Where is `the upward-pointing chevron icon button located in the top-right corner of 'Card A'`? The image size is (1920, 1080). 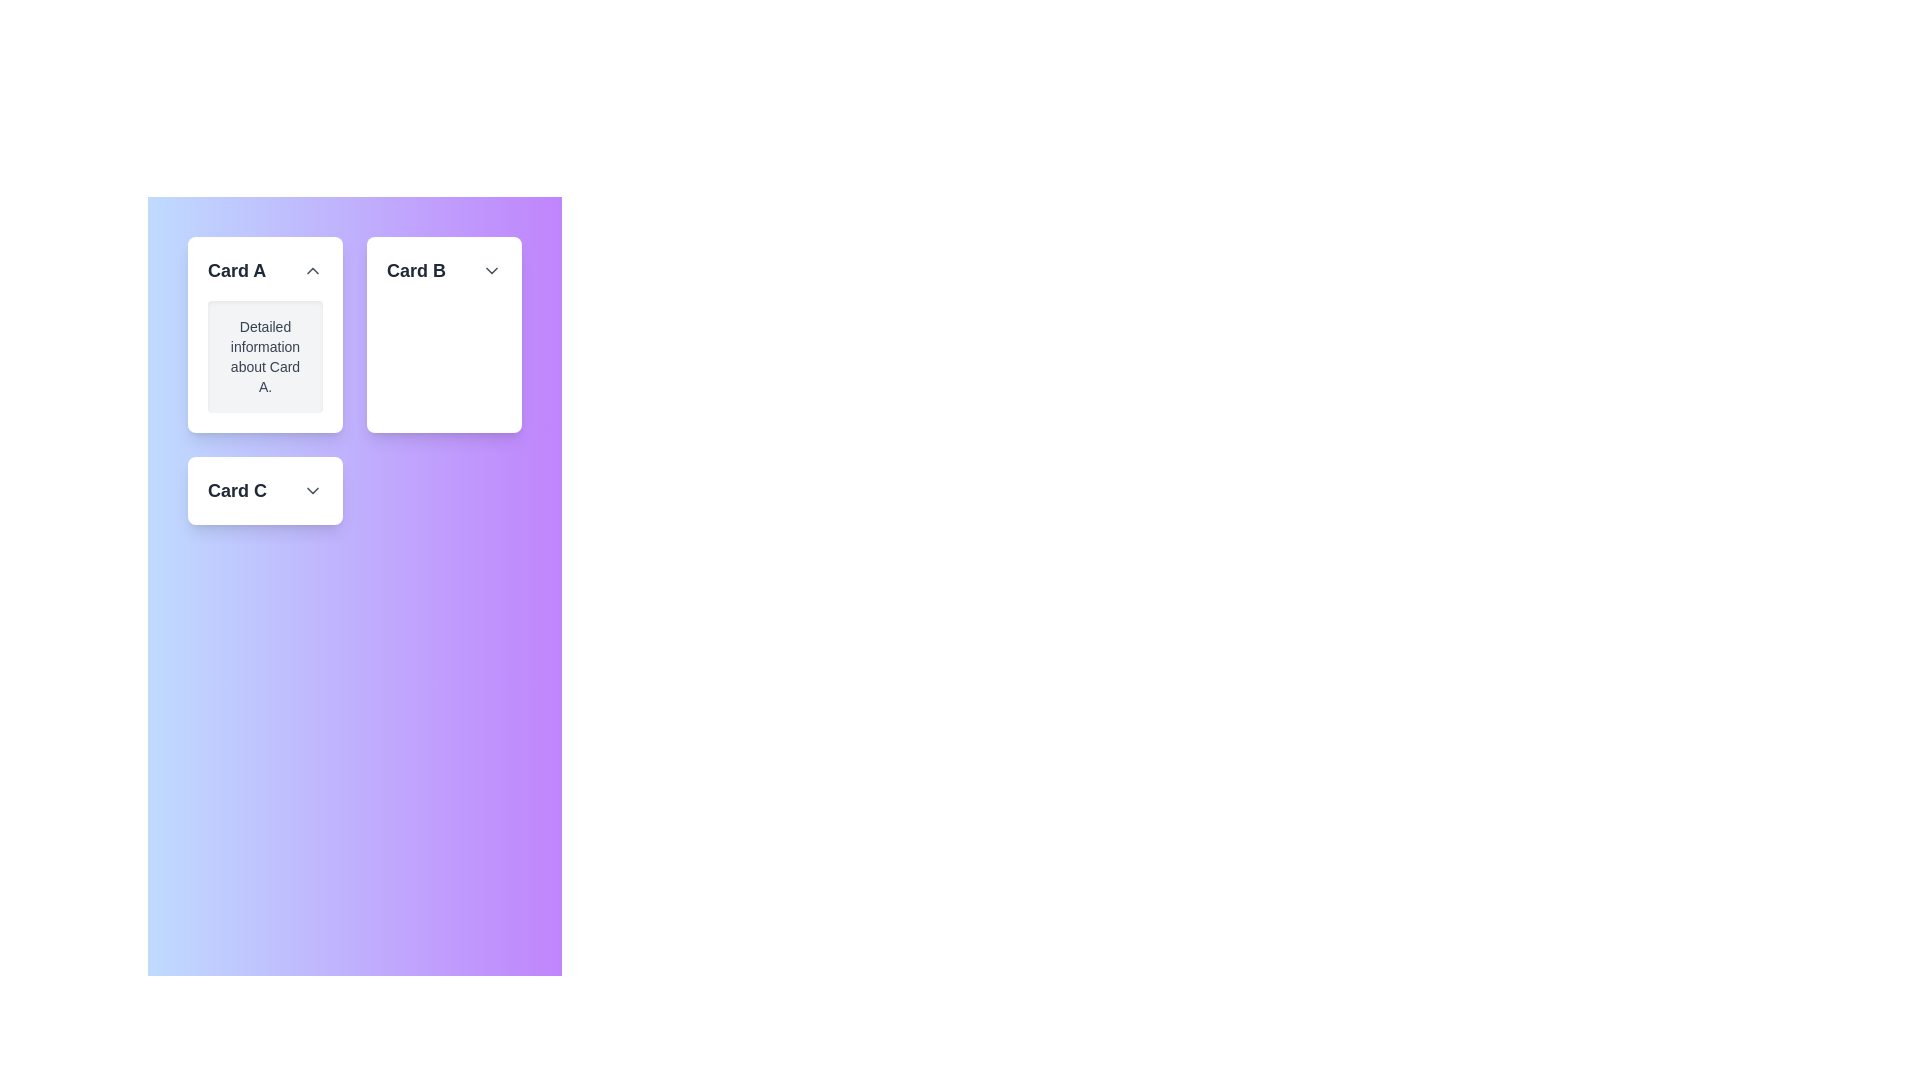
the upward-pointing chevron icon button located in the top-right corner of 'Card A' is located at coordinates (311, 270).